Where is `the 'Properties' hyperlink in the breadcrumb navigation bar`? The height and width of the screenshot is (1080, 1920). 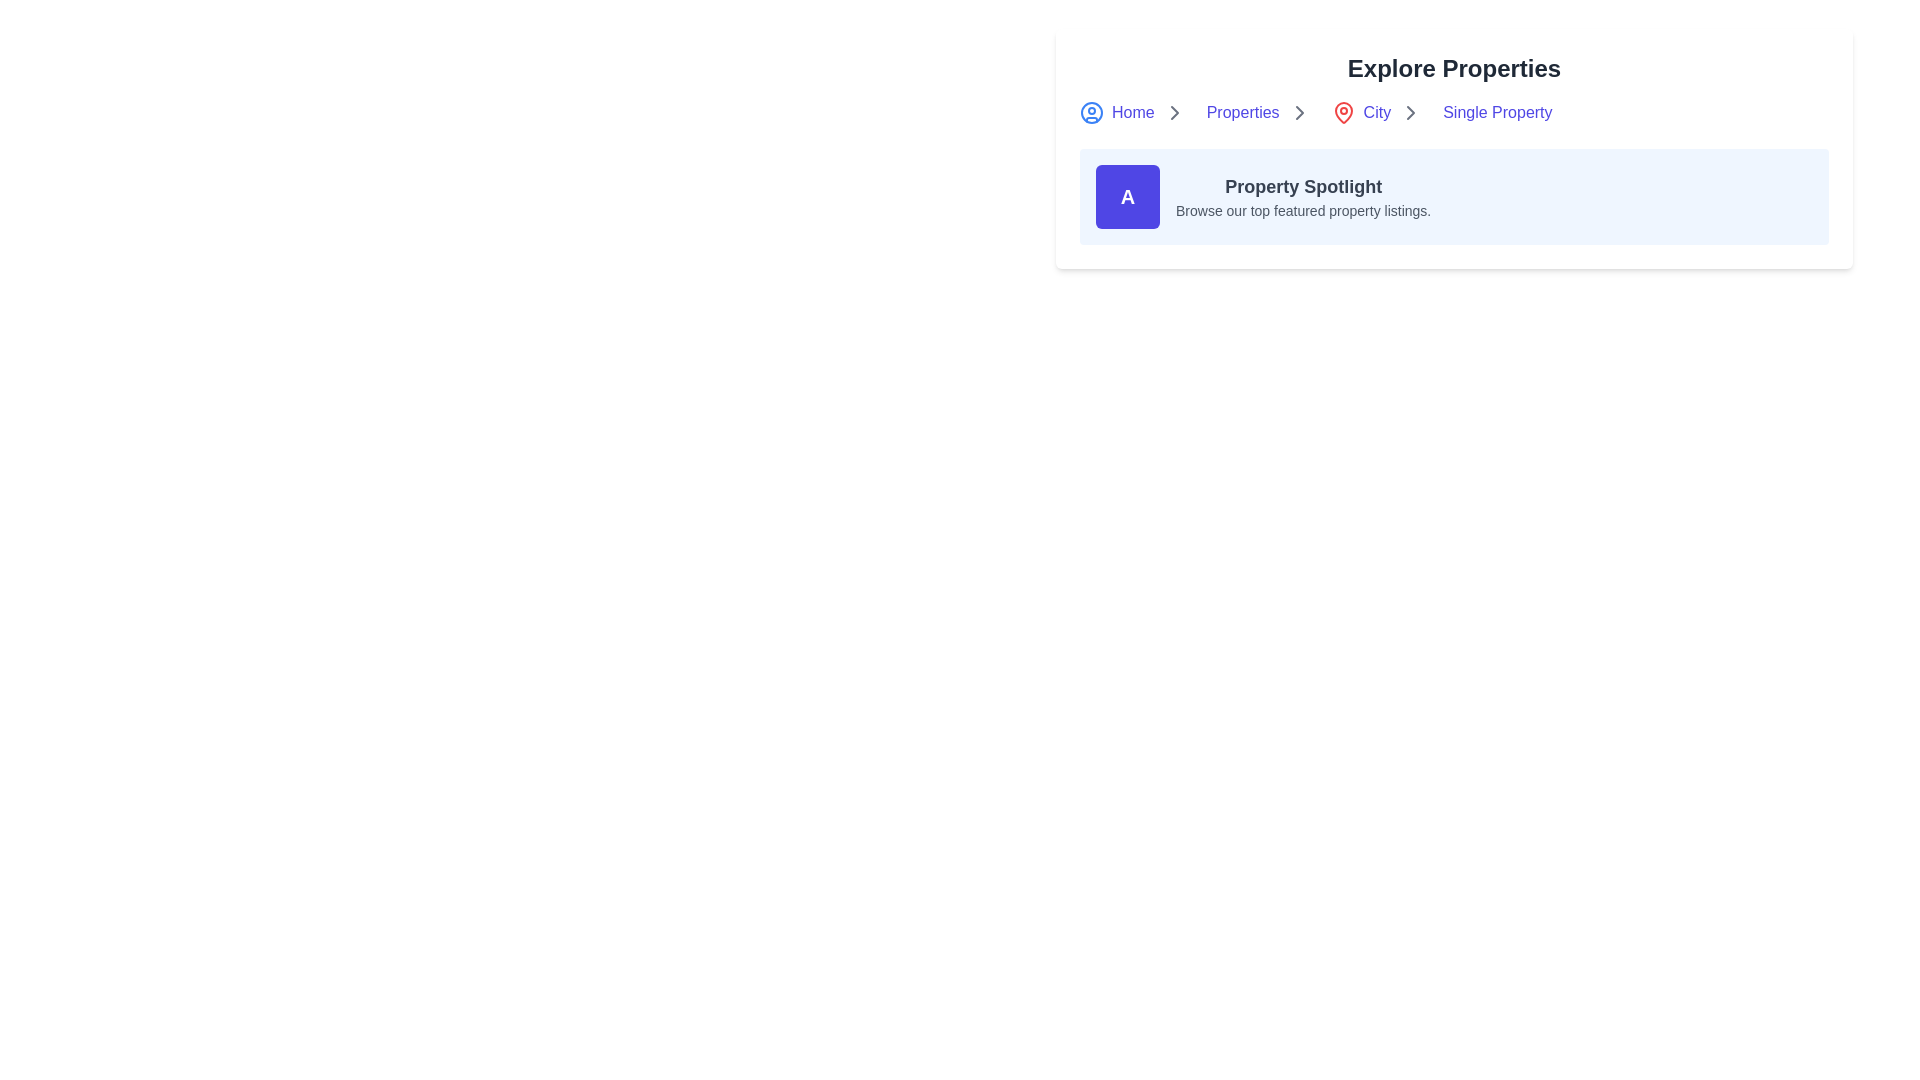
the 'Properties' hyperlink in the breadcrumb navigation bar is located at coordinates (1262, 112).